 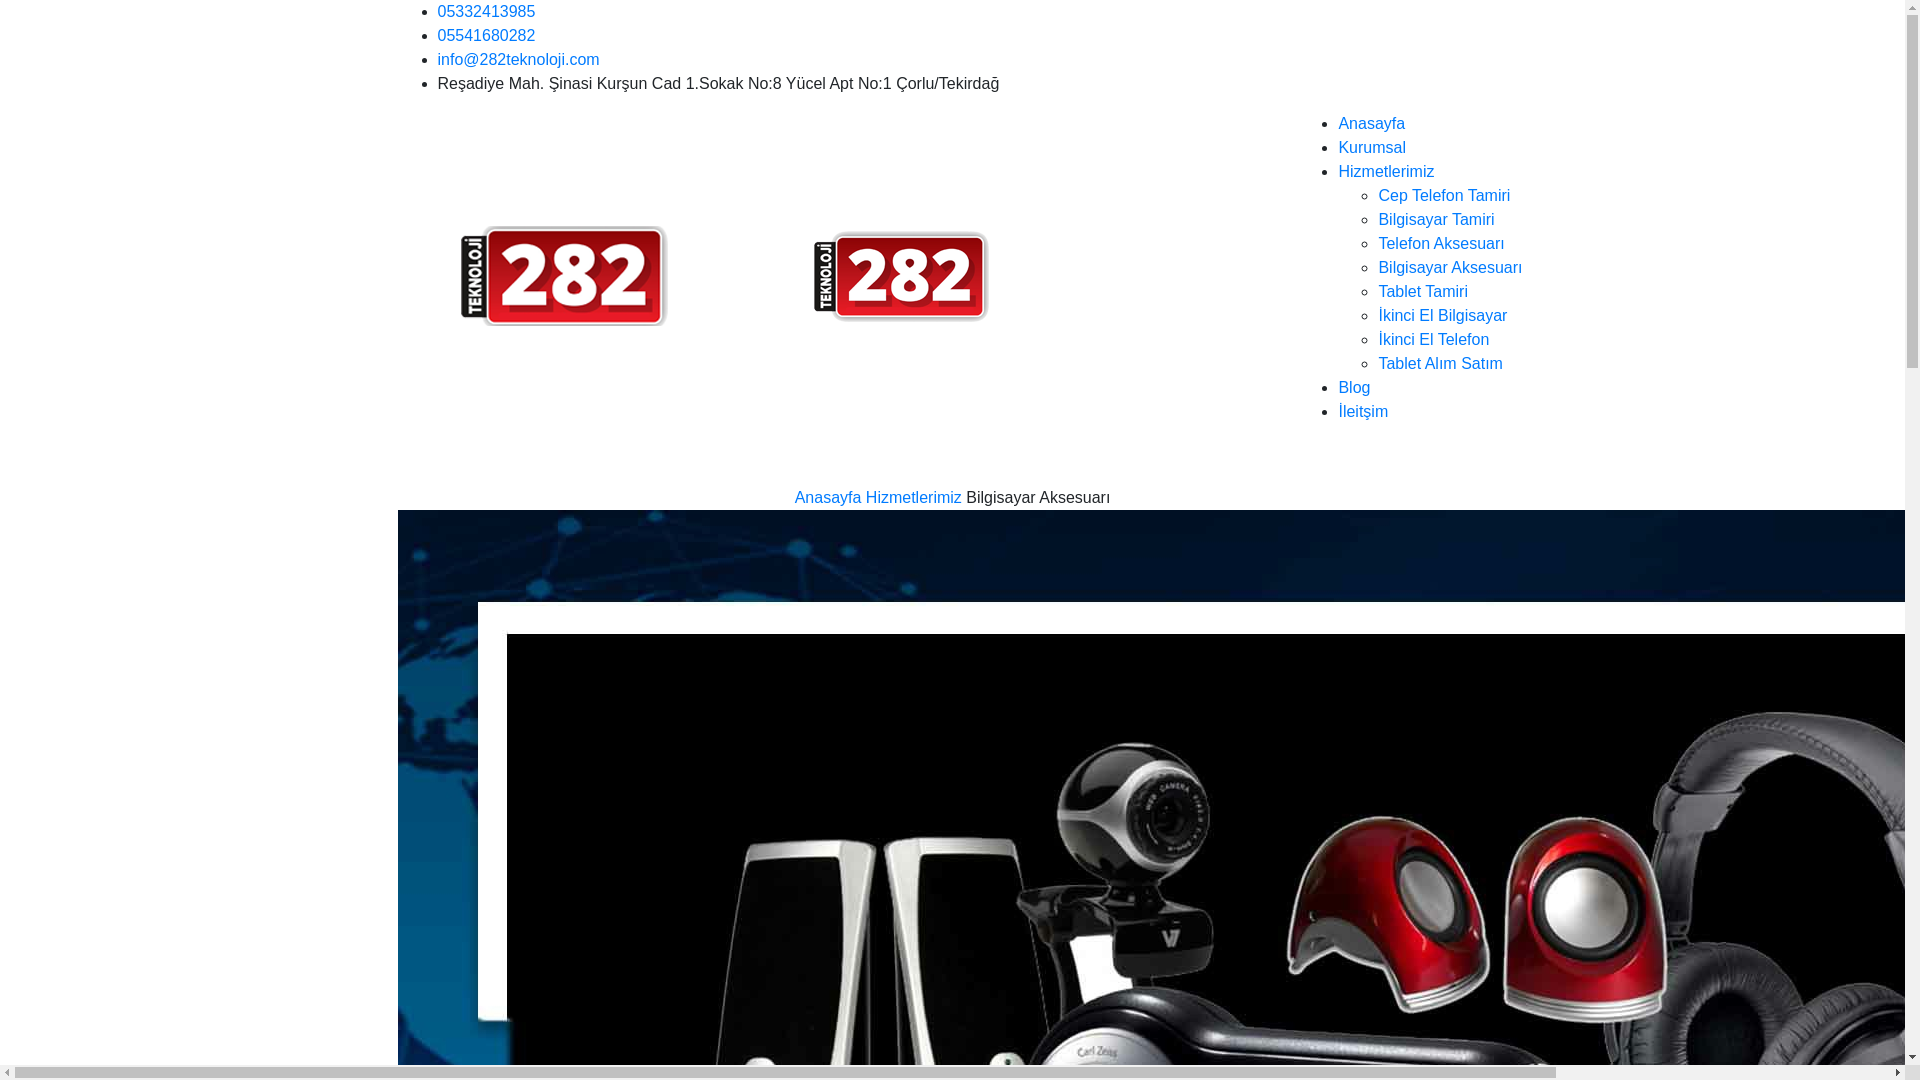 What do you see at coordinates (1376, 291) in the screenshot?
I see `'Tablet Tamiri'` at bounding box center [1376, 291].